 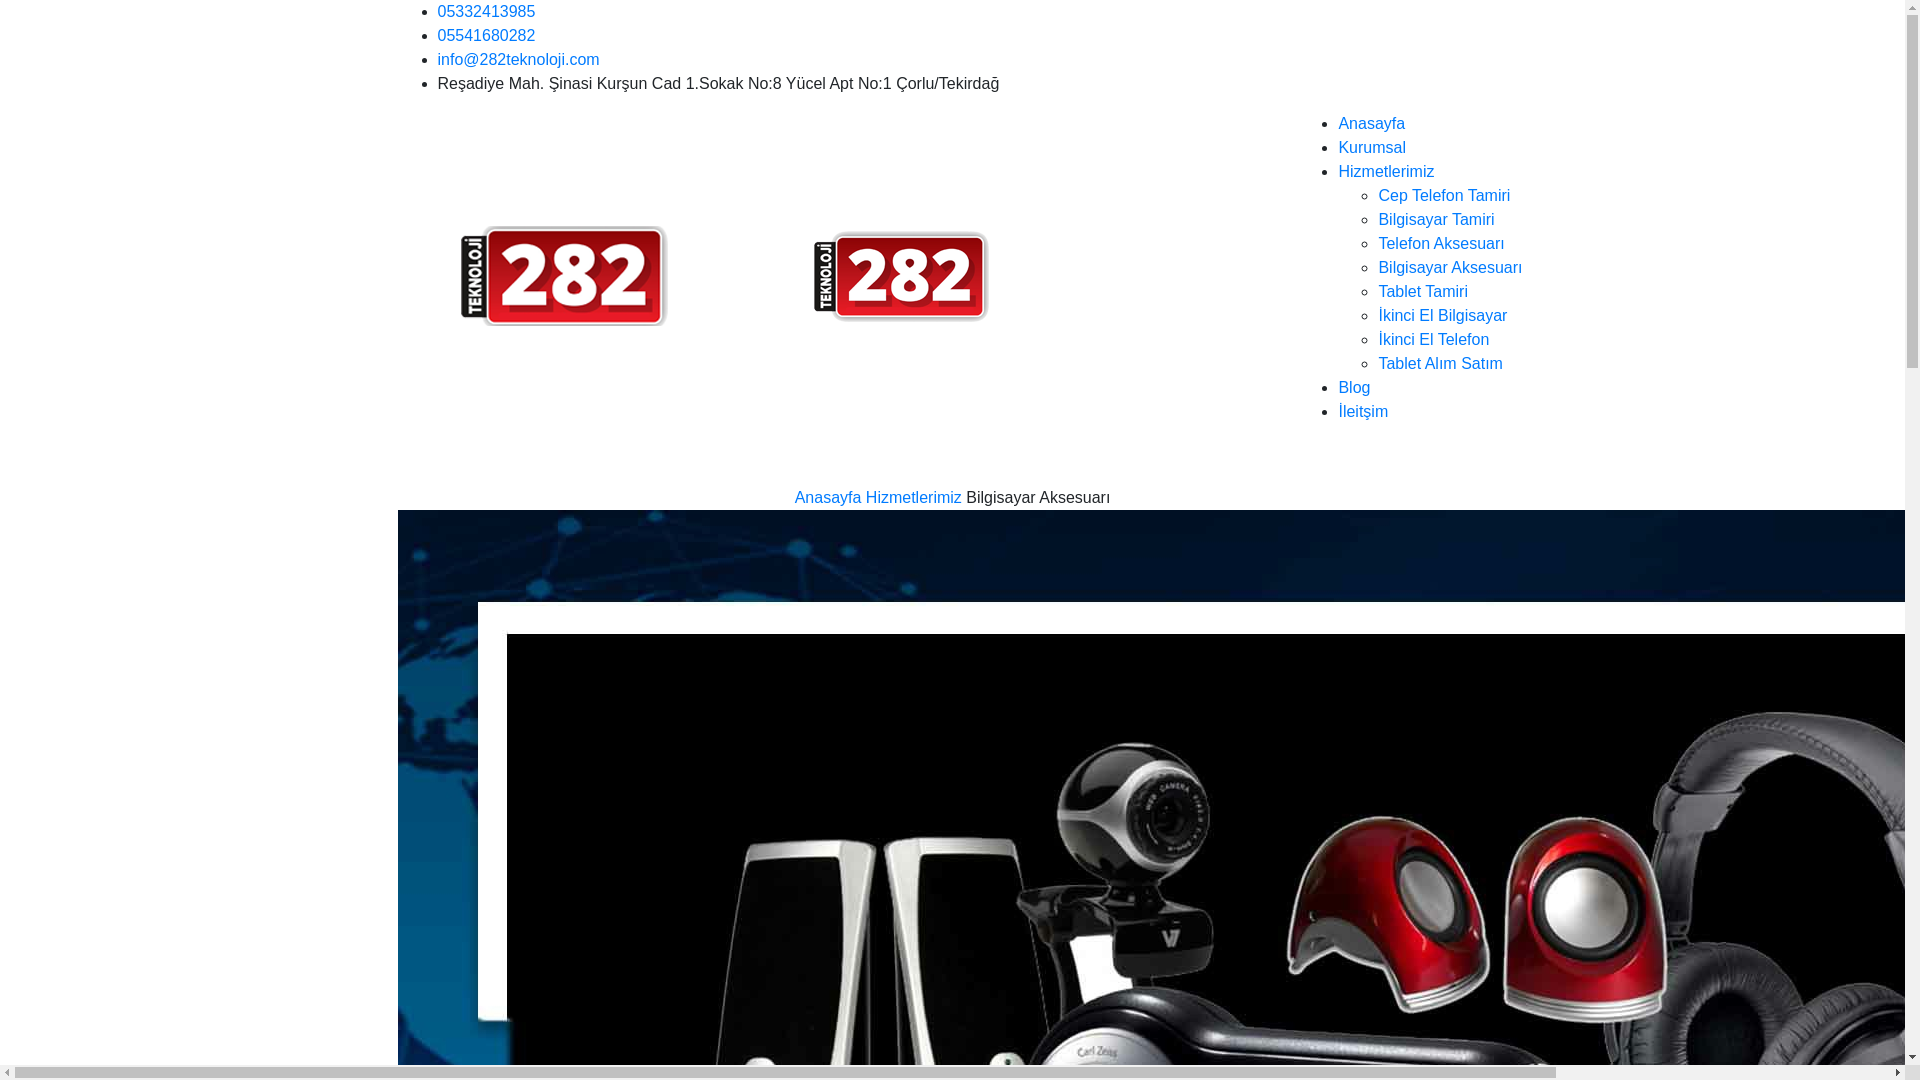 What do you see at coordinates (1376, 291) in the screenshot?
I see `'Tablet Tamiri'` at bounding box center [1376, 291].